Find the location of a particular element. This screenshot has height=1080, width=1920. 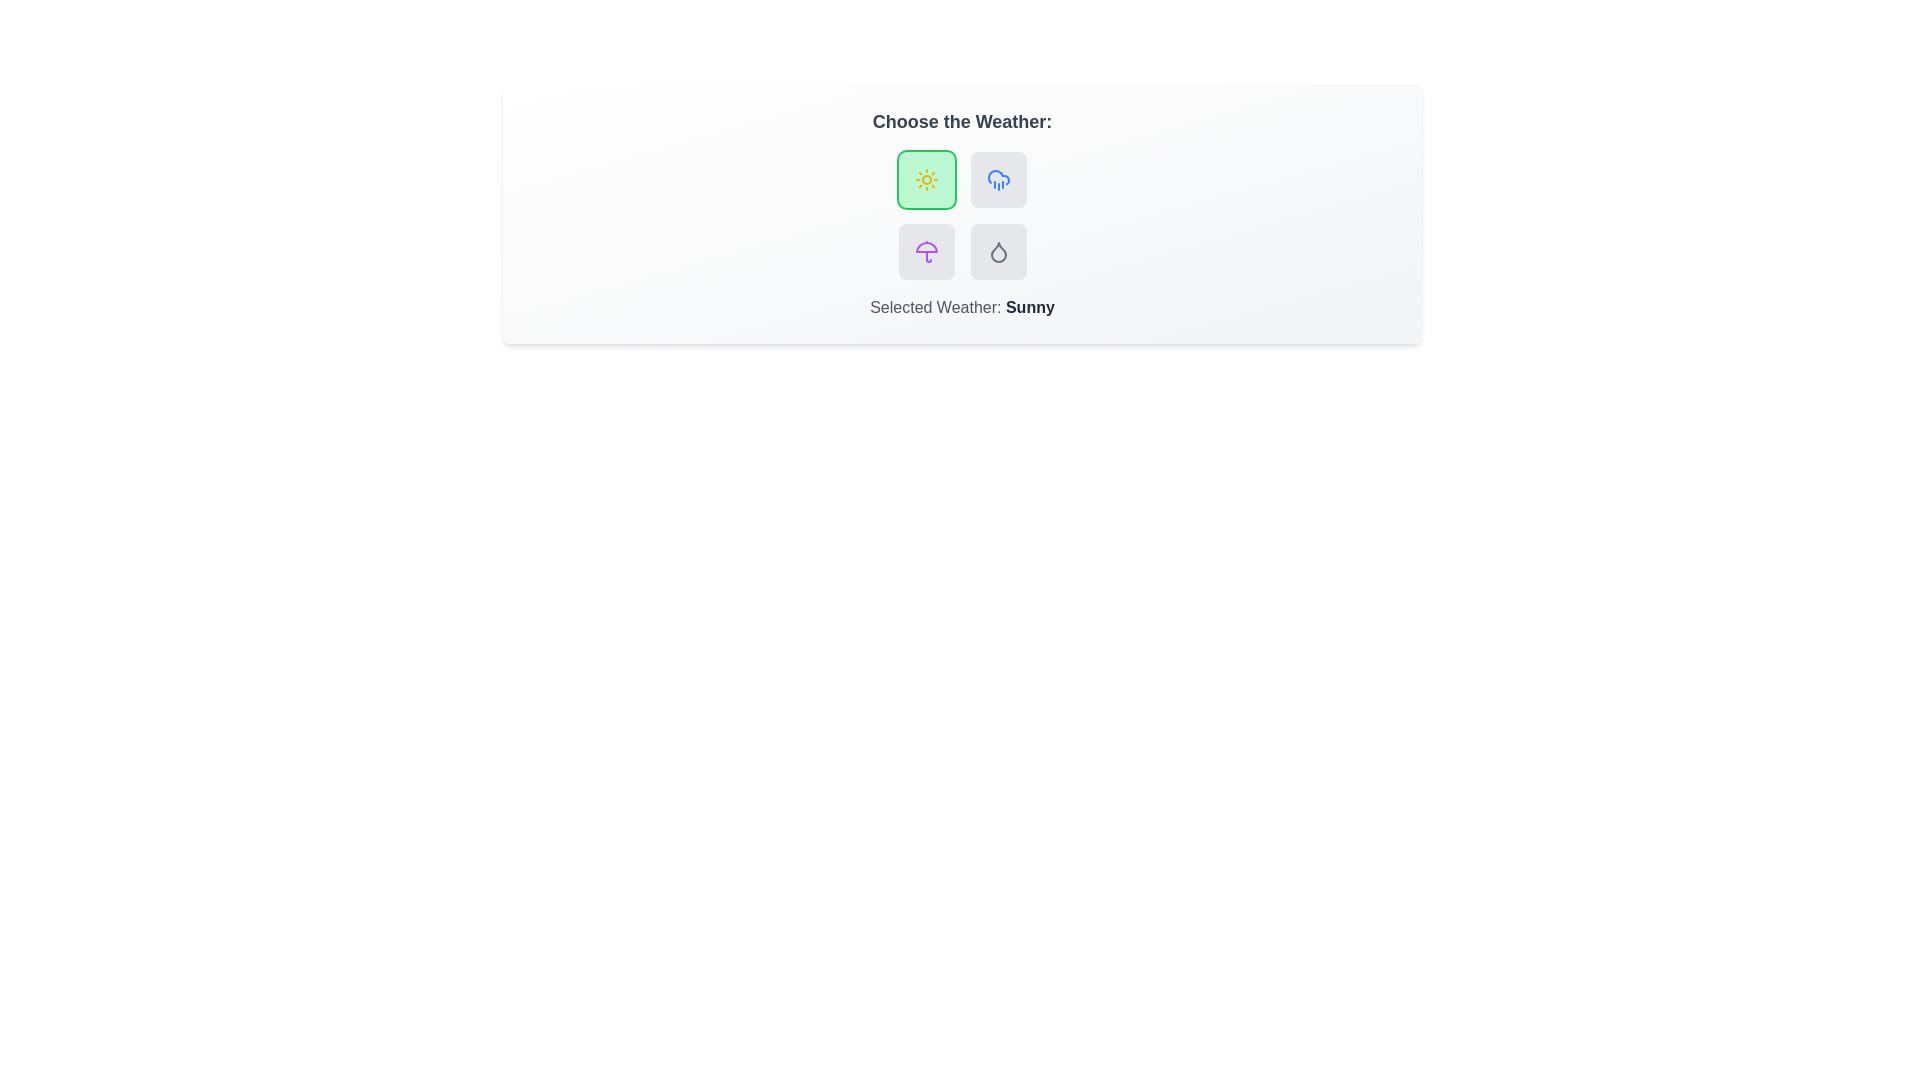

the weather button corresponding to Sunny is located at coordinates (925, 180).